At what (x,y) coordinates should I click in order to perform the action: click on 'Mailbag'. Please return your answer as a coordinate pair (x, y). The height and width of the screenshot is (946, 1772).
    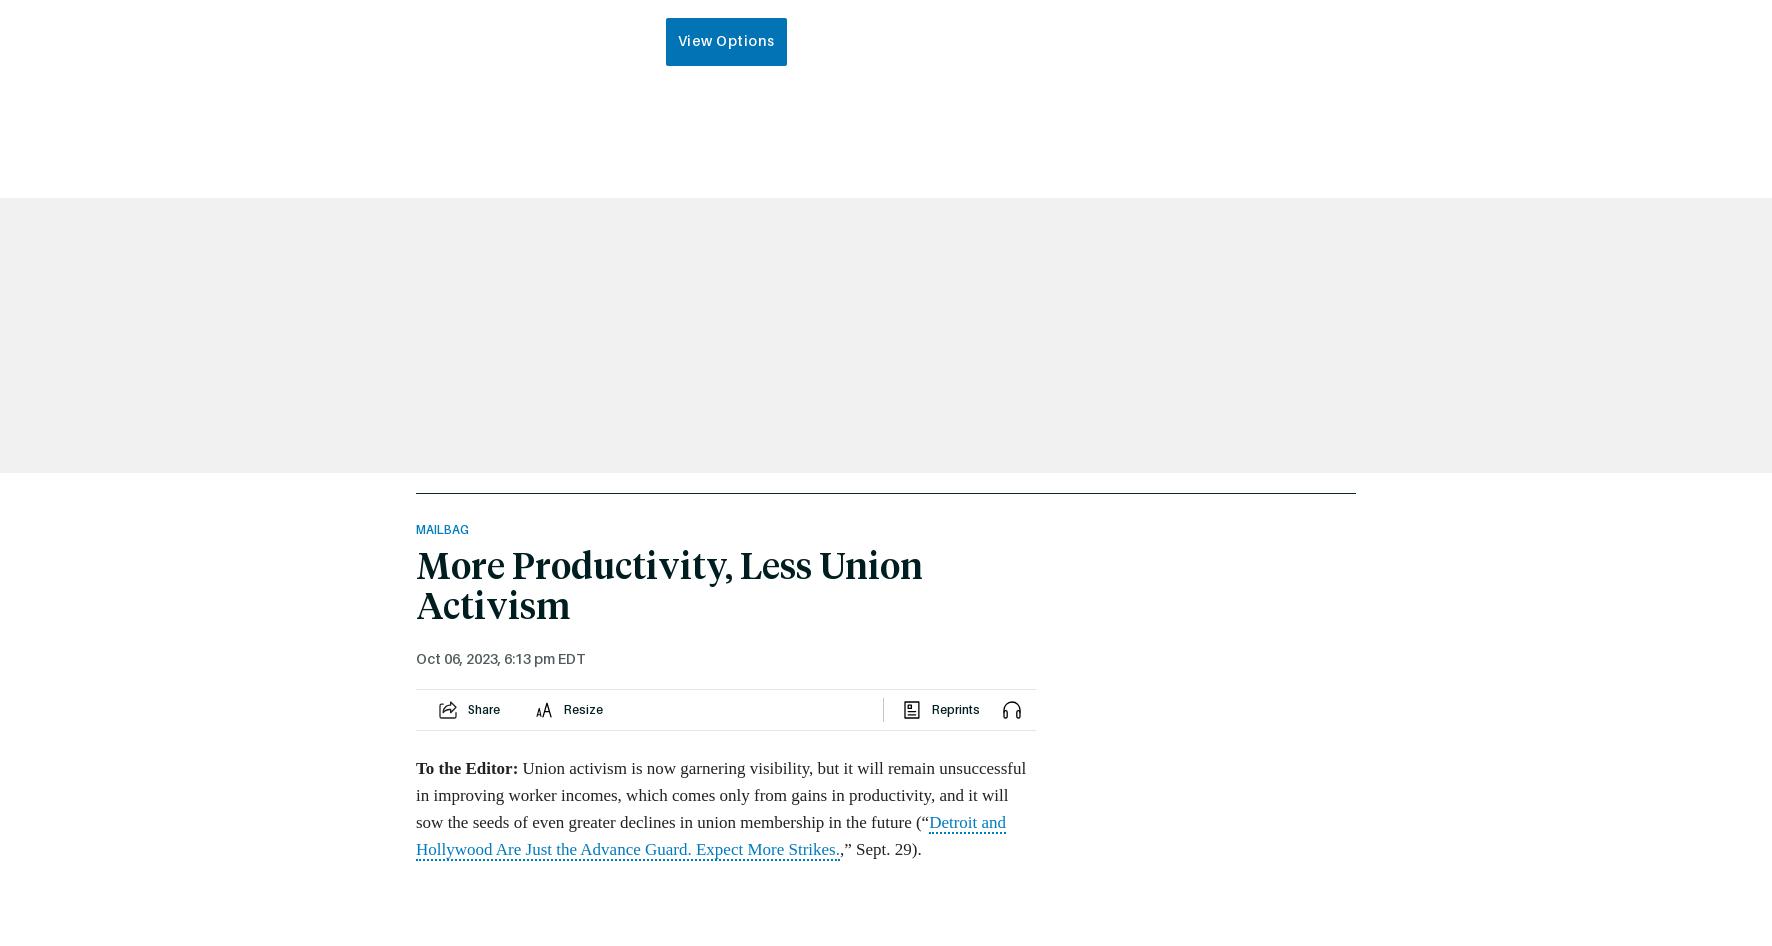
    Looking at the image, I should click on (442, 529).